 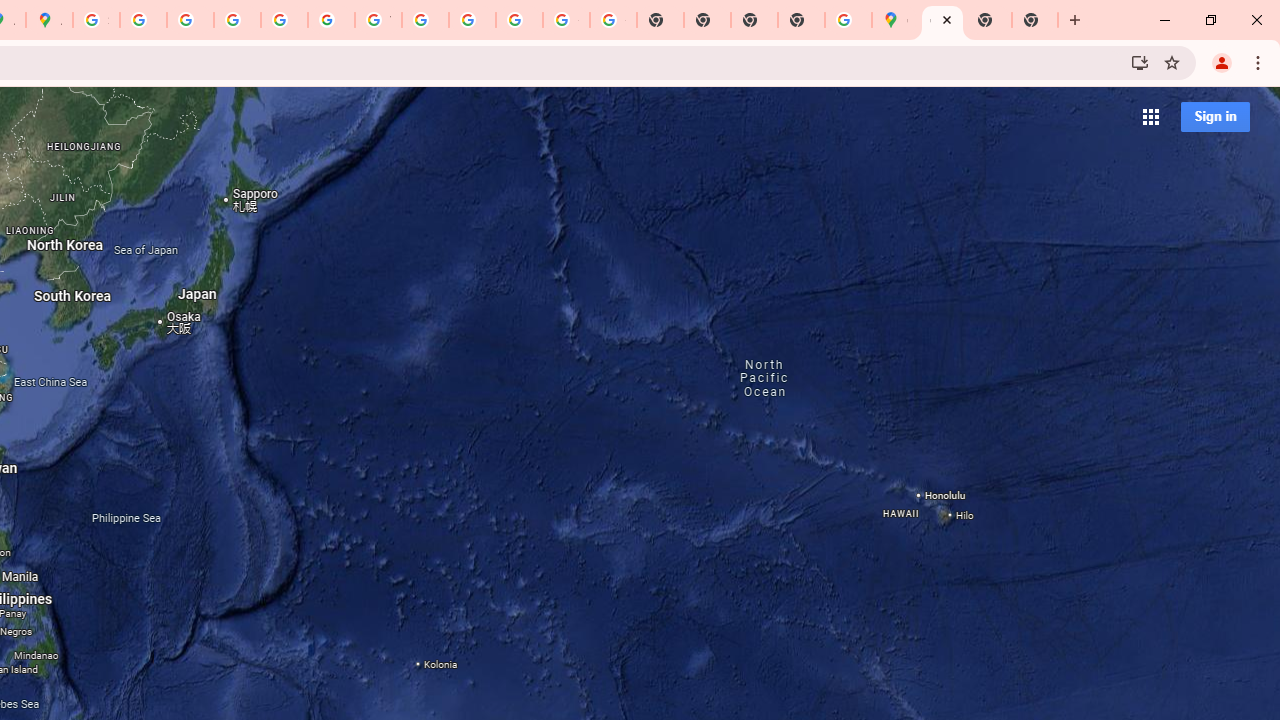 I want to click on 'Use Google Maps in Space - Google Maps Help', so click(x=848, y=20).